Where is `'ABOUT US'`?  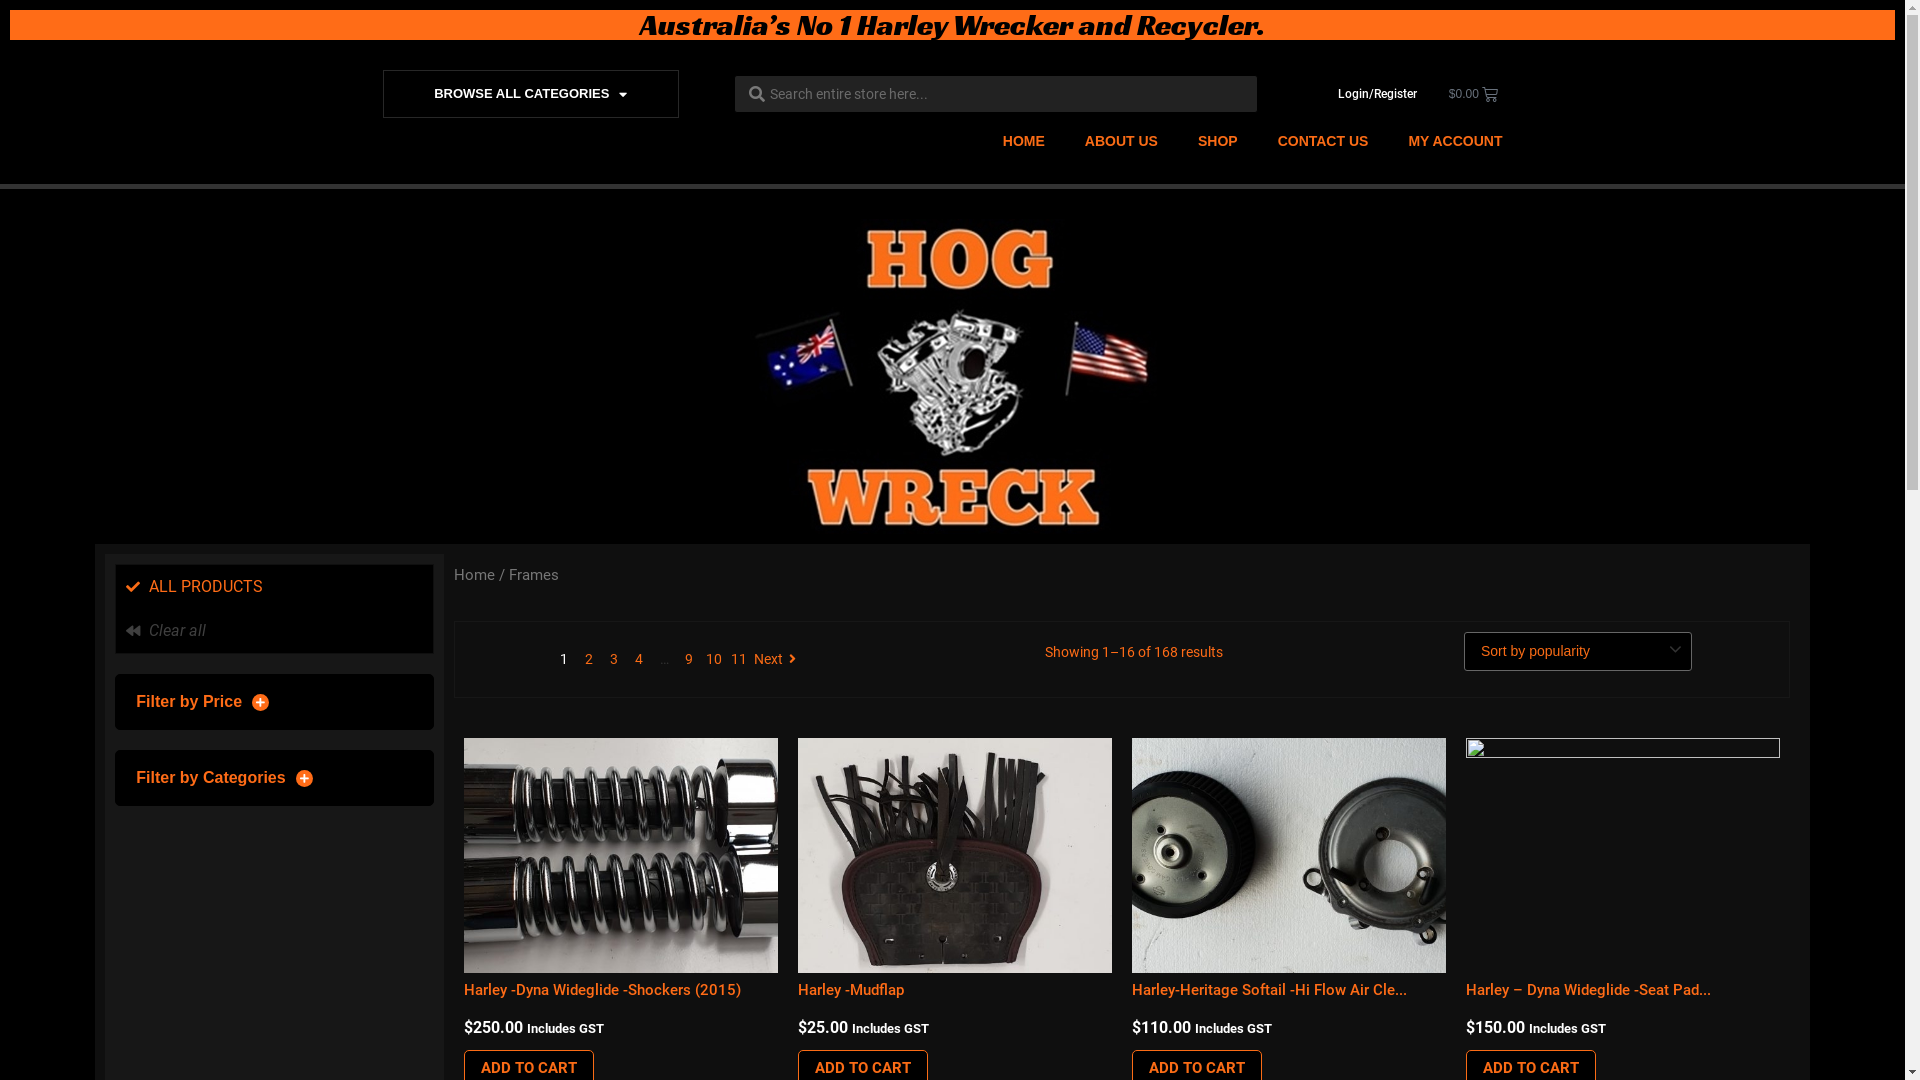 'ABOUT US' is located at coordinates (1121, 140).